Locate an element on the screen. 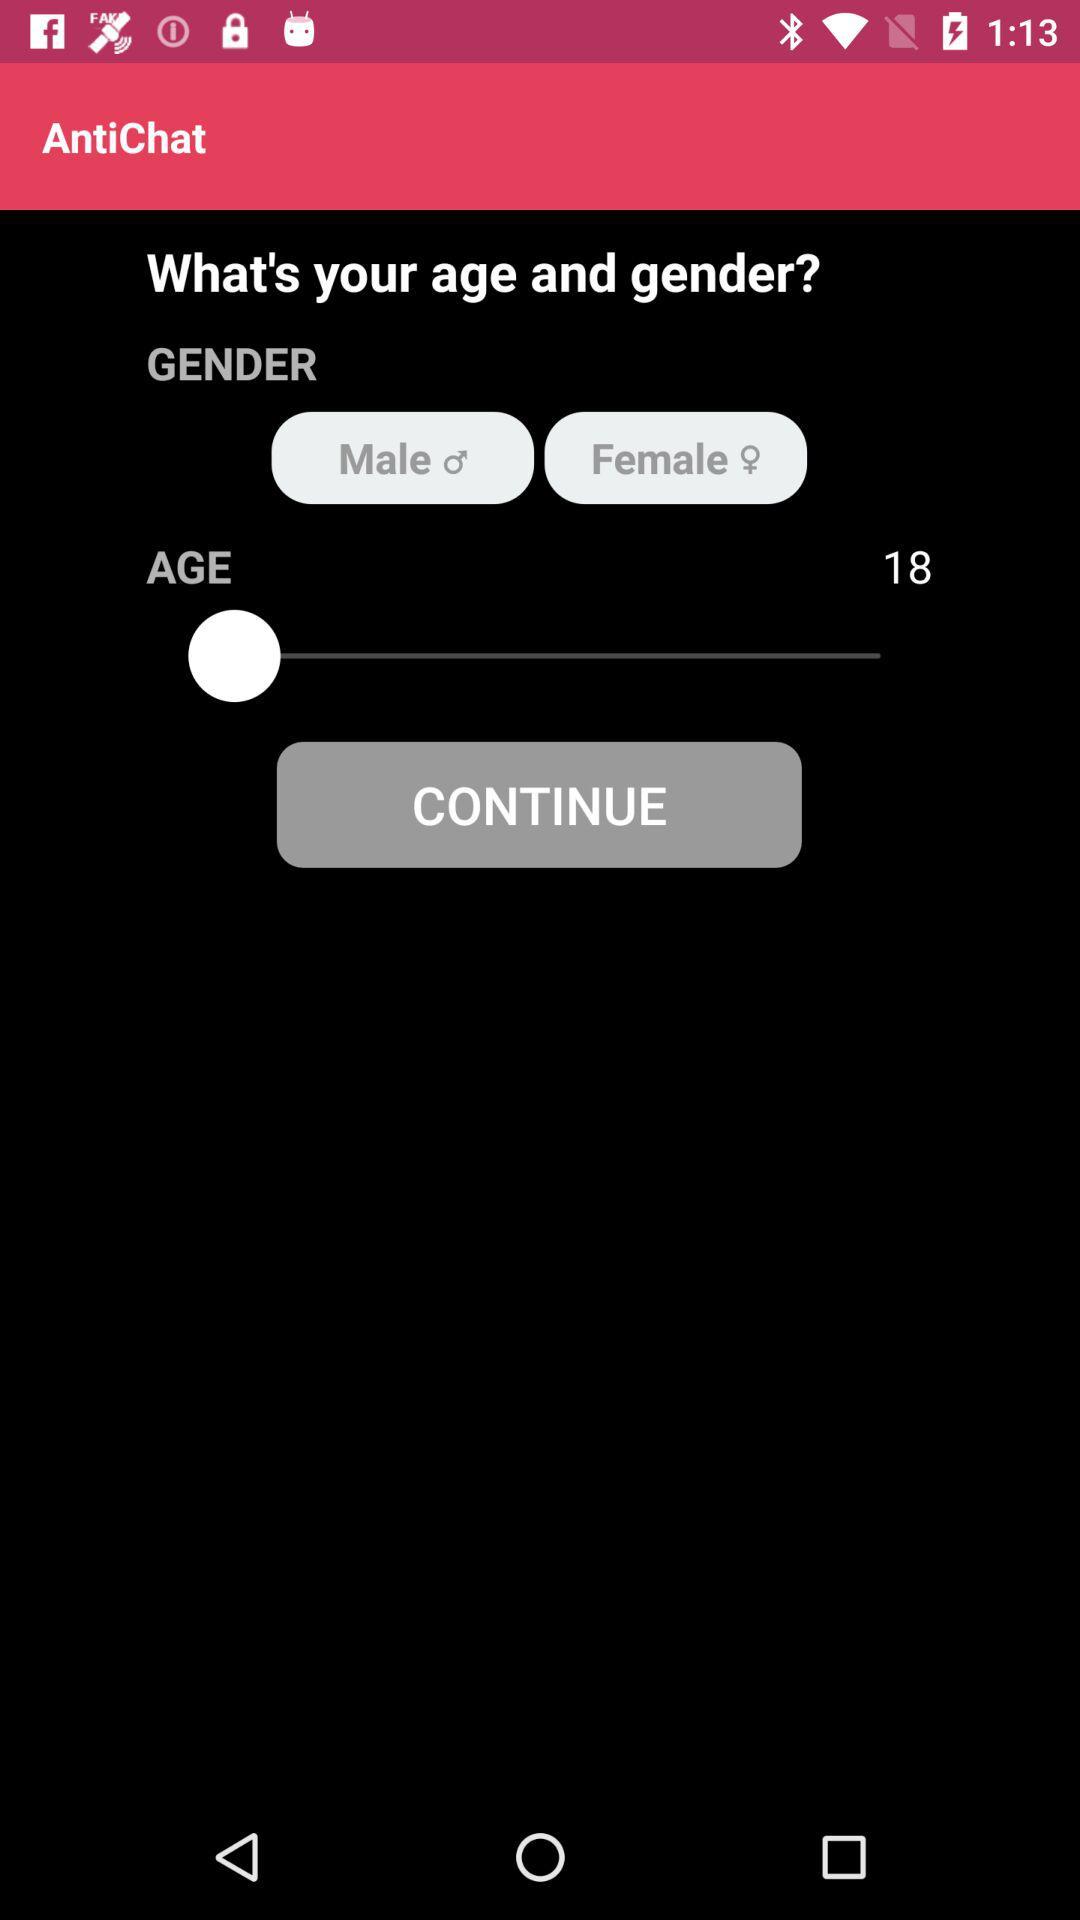 The image size is (1080, 1920). the item below the gender item is located at coordinates (402, 456).